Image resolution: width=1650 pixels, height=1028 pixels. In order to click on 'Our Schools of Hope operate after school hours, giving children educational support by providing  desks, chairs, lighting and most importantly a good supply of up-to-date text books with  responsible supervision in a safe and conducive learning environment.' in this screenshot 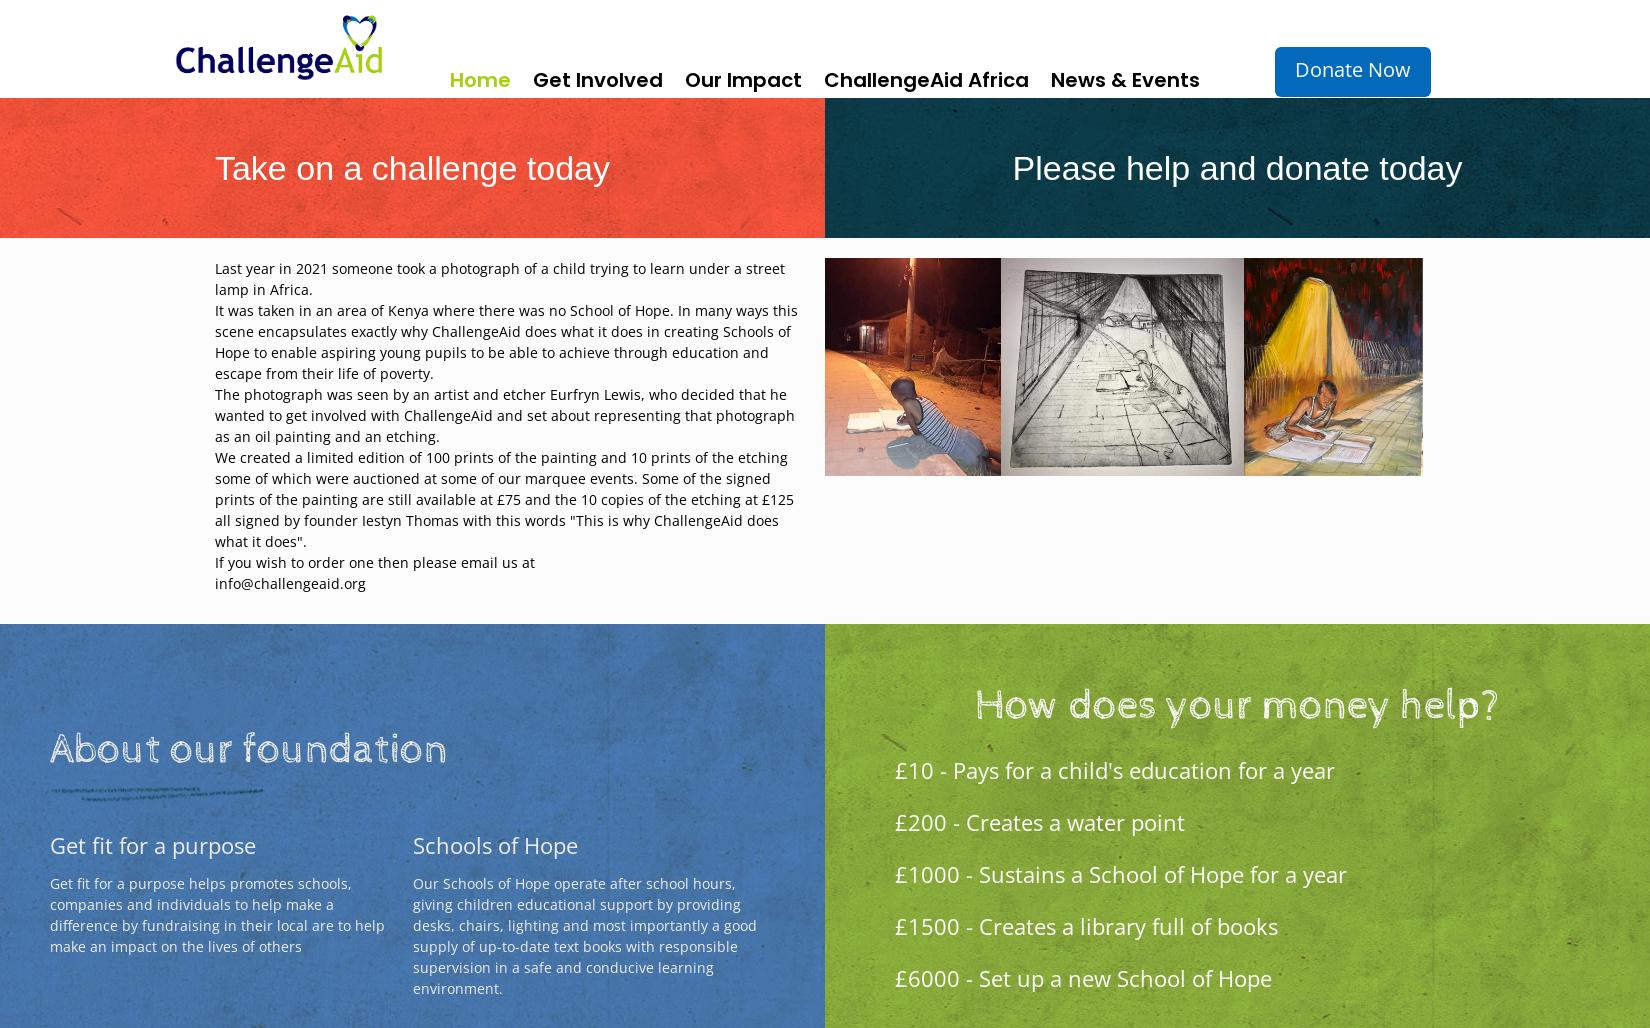, I will do `click(582, 934)`.